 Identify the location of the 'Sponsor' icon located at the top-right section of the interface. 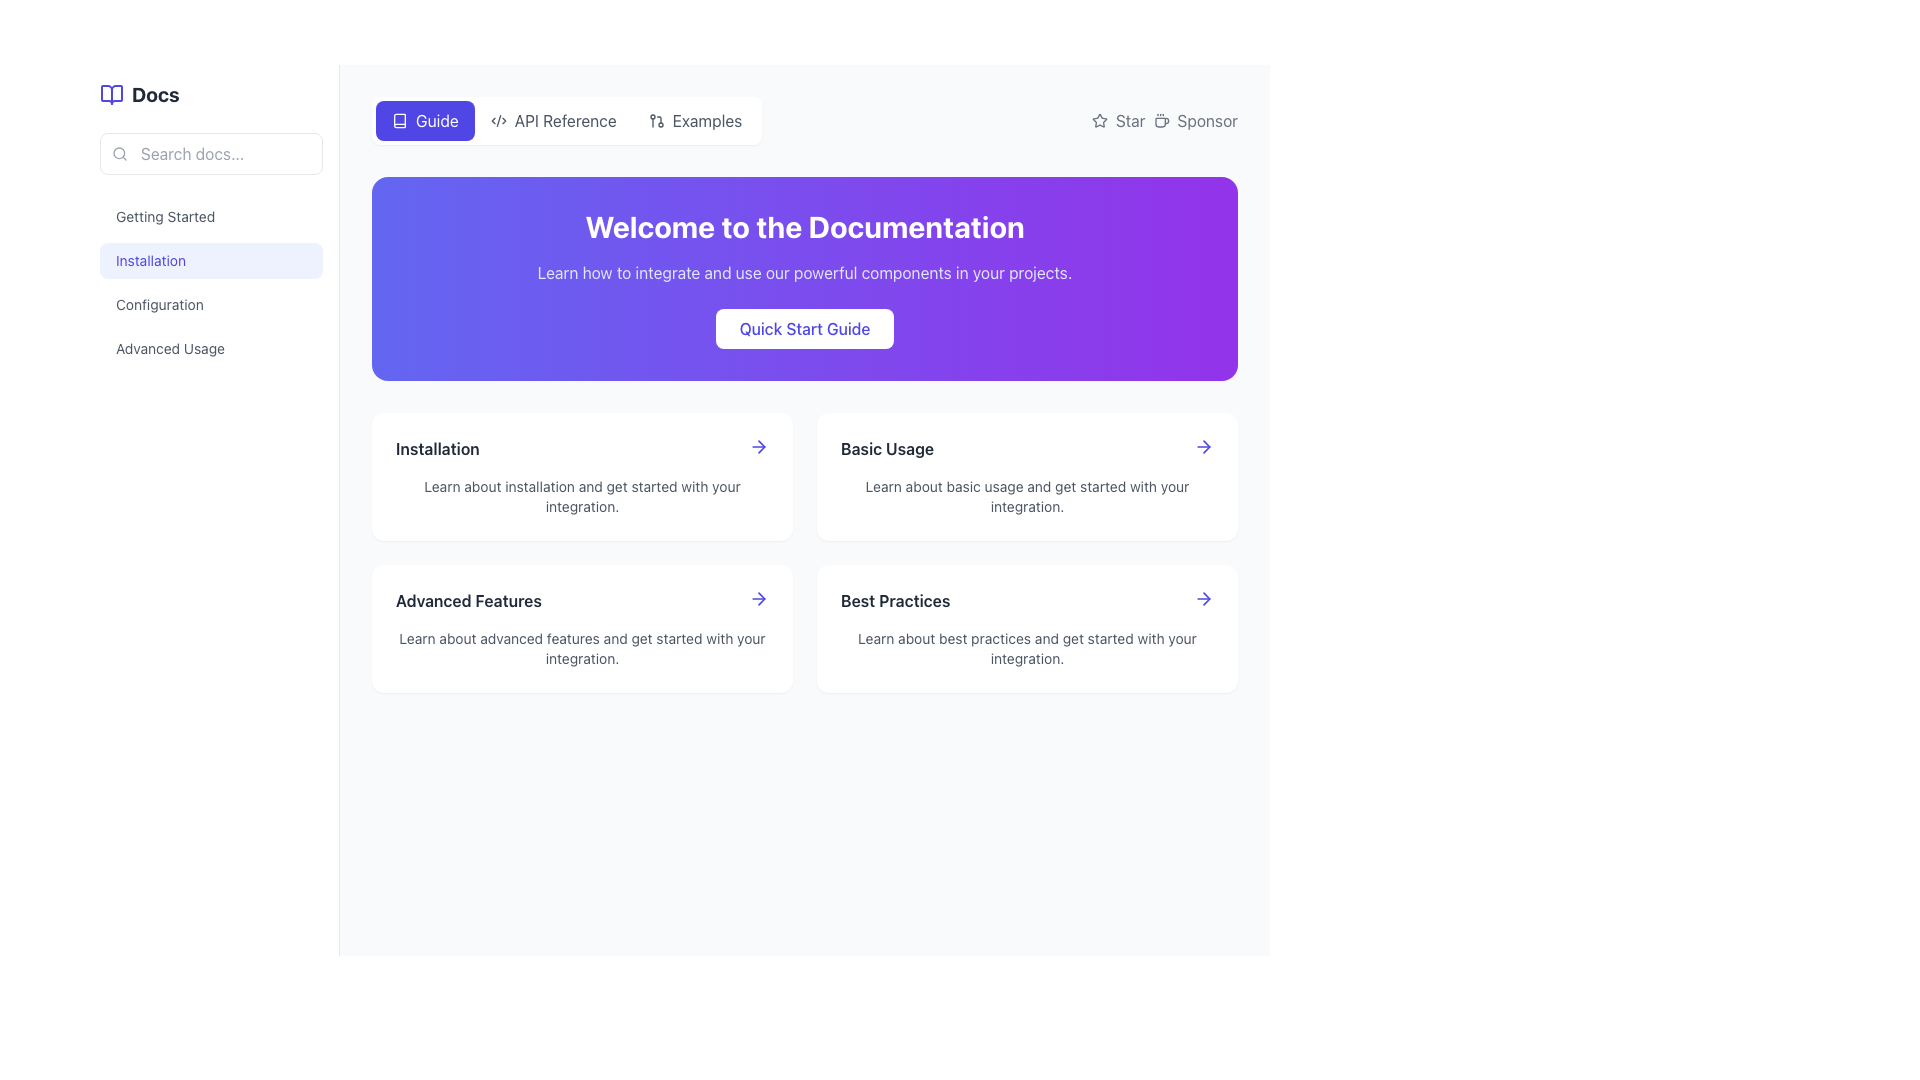
(1161, 120).